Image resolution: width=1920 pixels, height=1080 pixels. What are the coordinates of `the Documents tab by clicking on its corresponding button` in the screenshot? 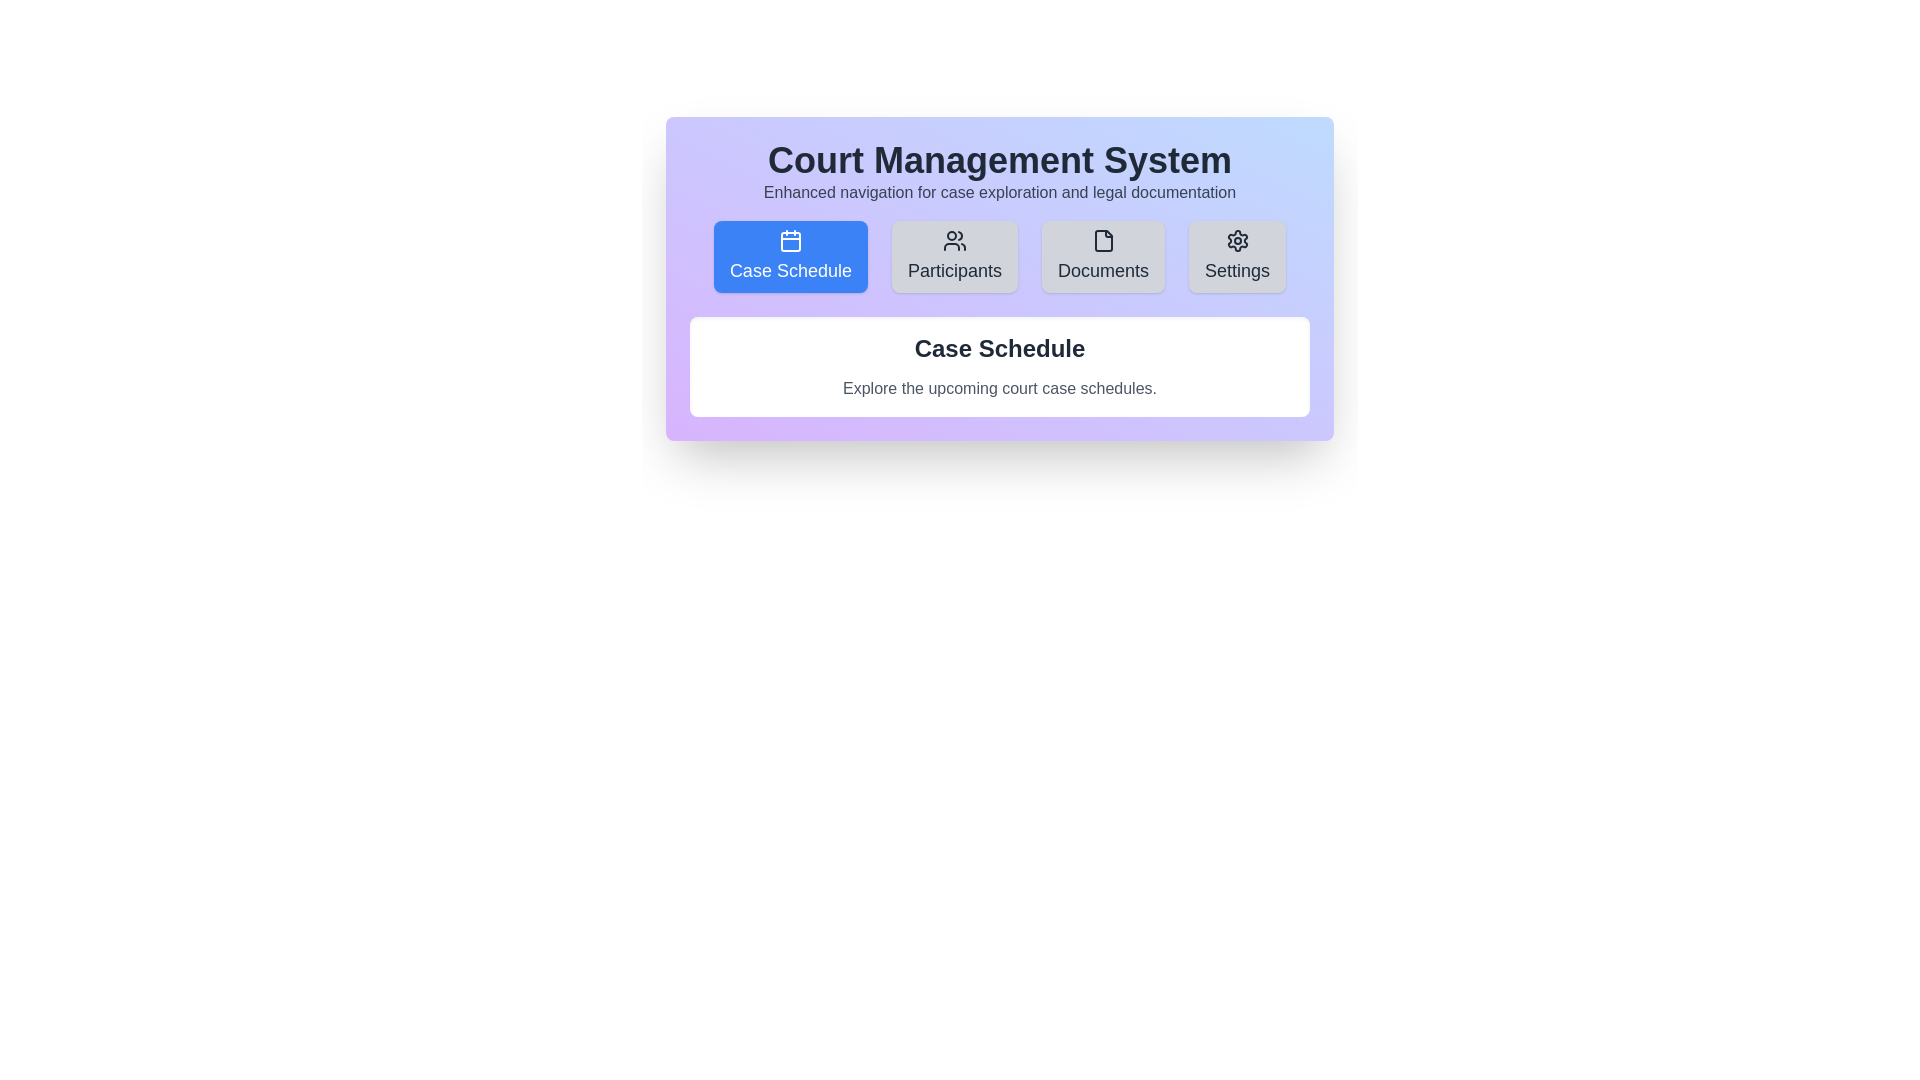 It's located at (1102, 256).